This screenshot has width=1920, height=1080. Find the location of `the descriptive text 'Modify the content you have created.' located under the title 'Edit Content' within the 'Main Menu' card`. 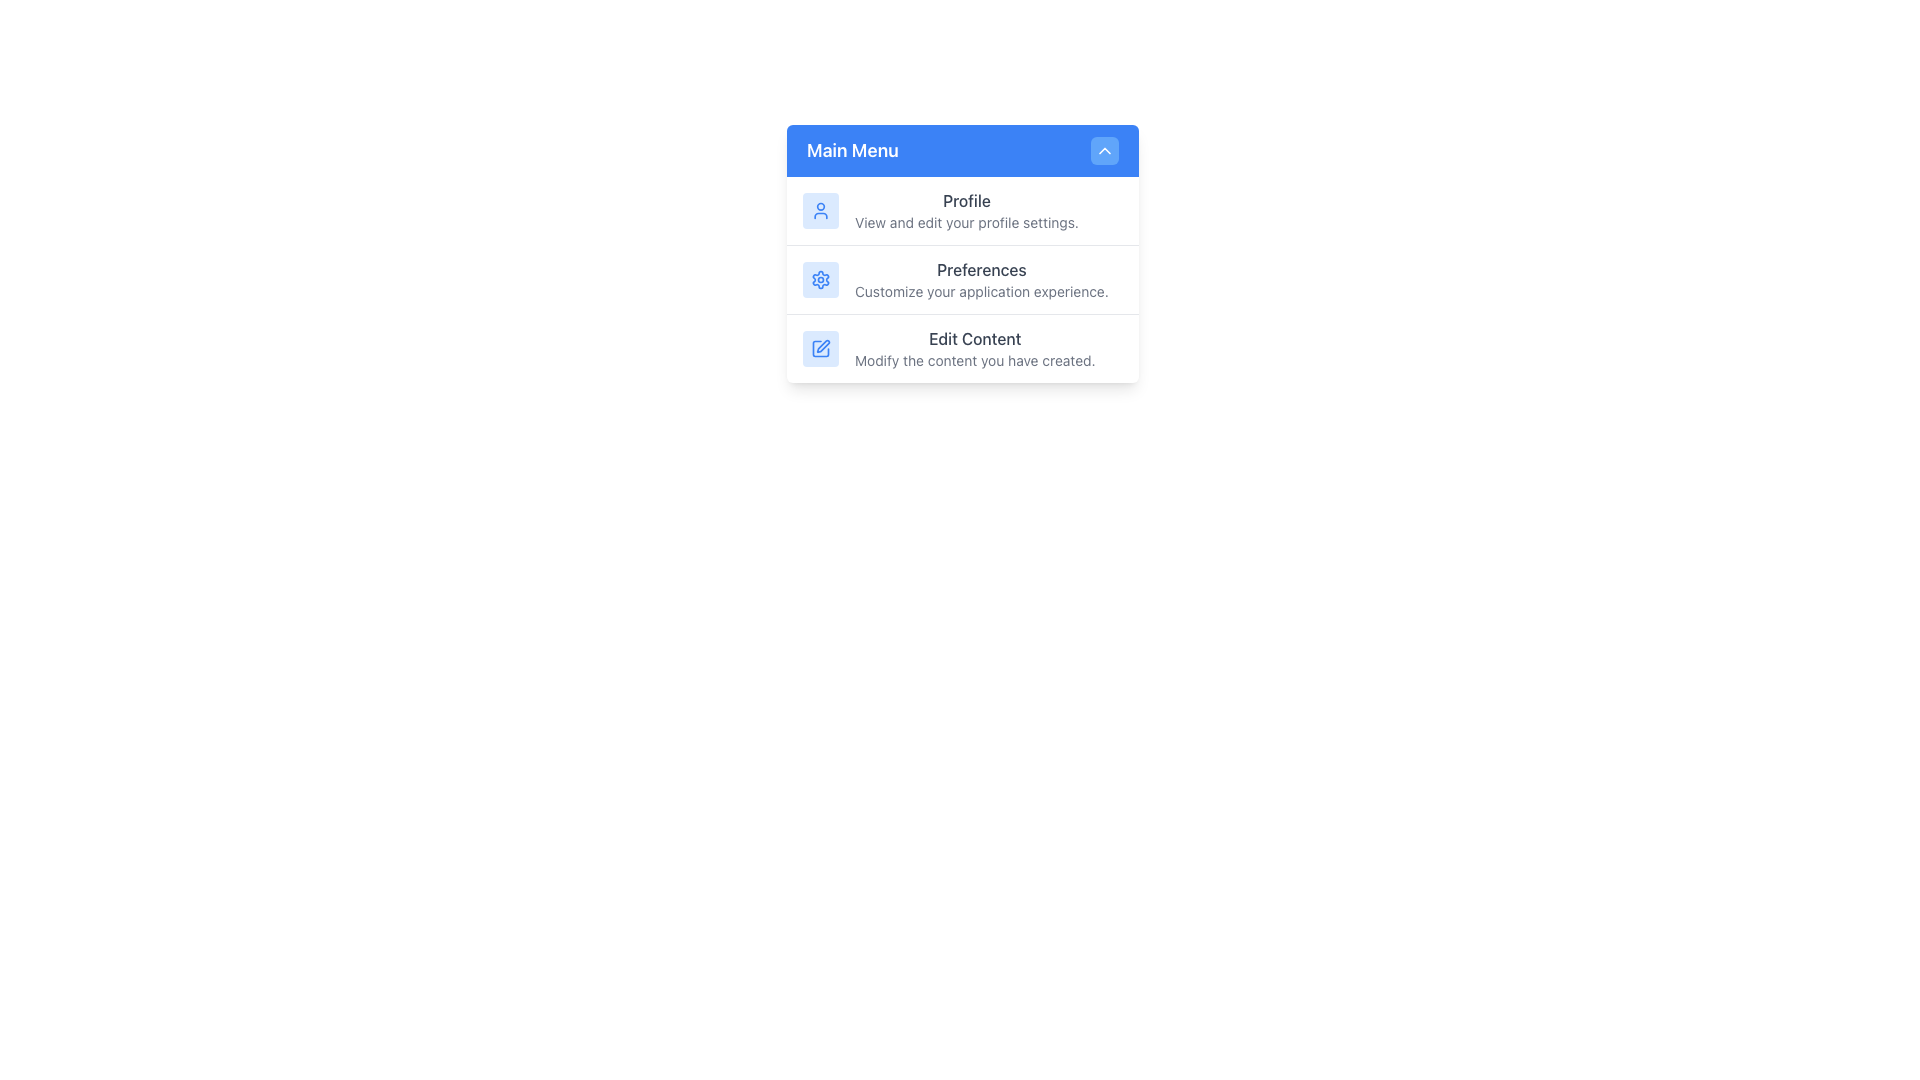

the descriptive text 'Modify the content you have created.' located under the title 'Edit Content' within the 'Main Menu' card is located at coordinates (975, 361).